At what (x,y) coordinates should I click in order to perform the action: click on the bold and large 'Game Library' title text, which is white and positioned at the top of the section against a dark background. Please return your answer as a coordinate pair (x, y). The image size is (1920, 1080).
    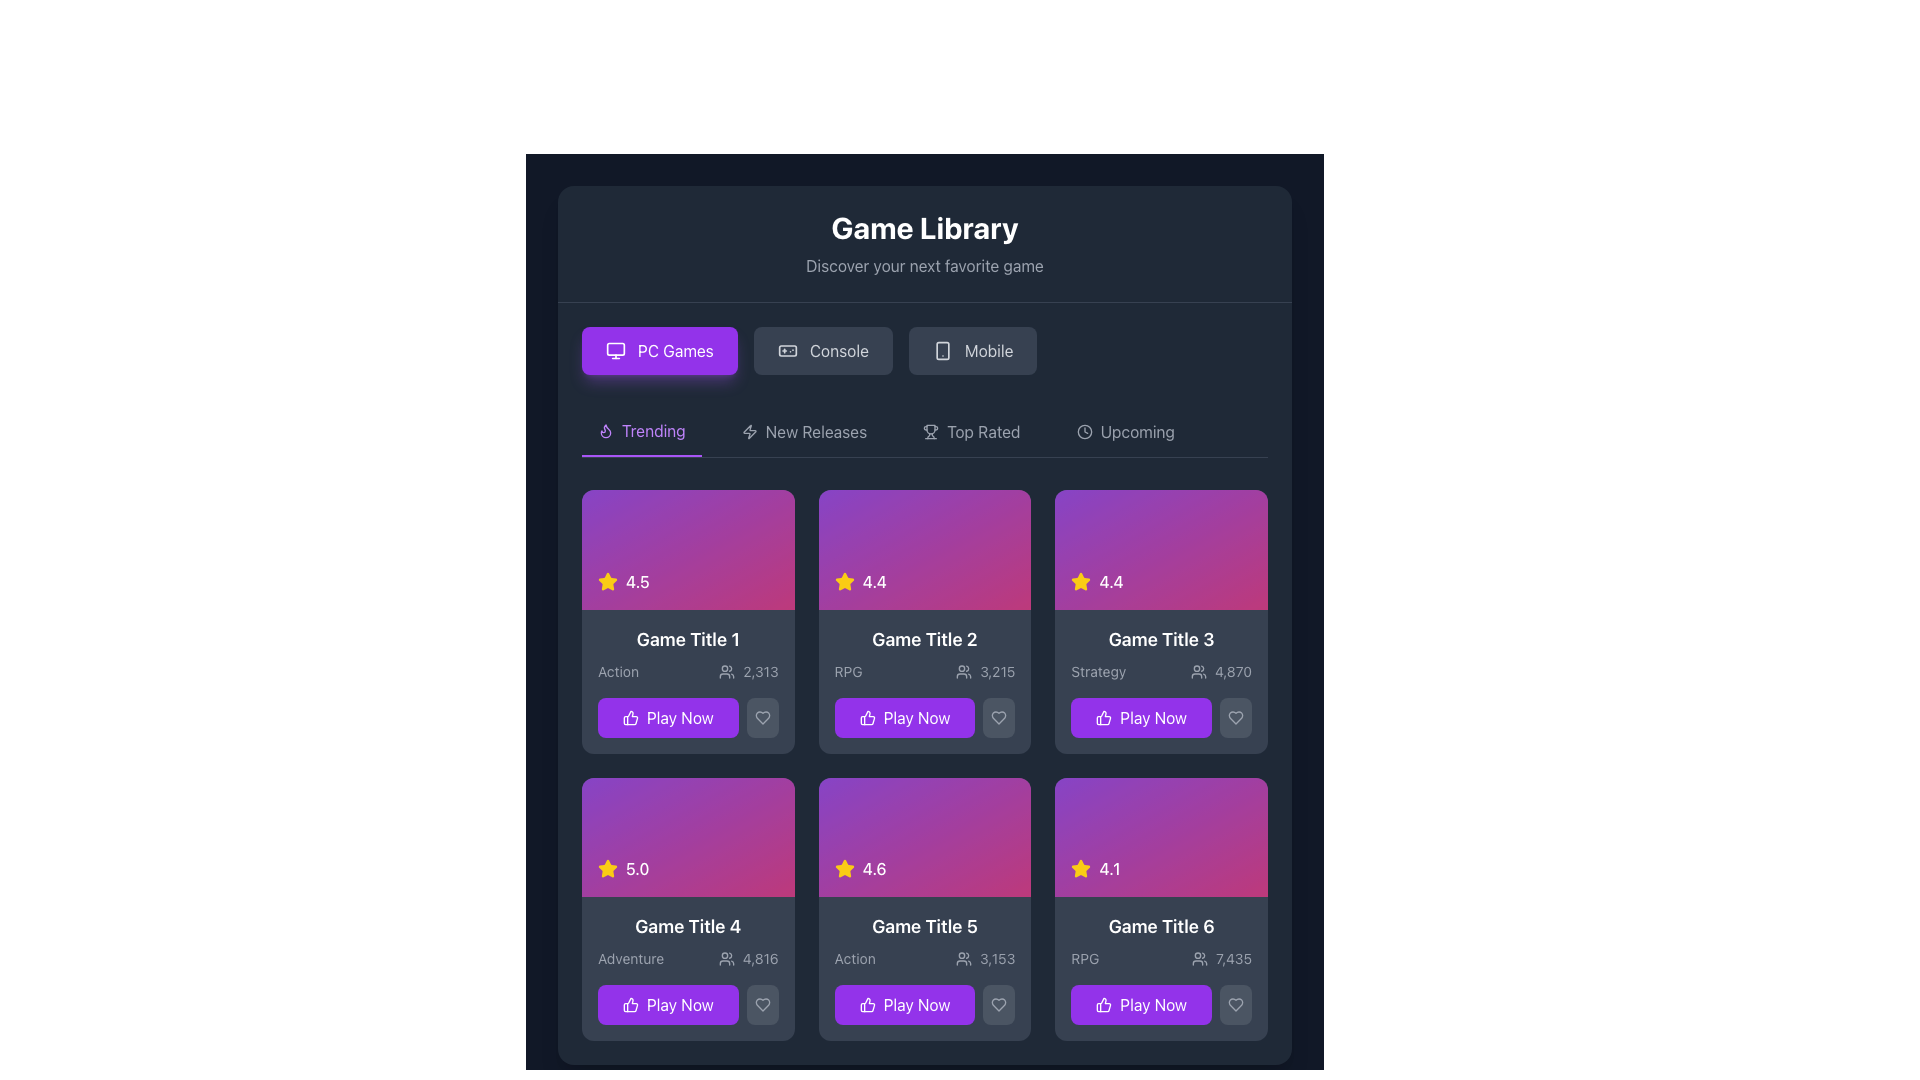
    Looking at the image, I should click on (924, 226).